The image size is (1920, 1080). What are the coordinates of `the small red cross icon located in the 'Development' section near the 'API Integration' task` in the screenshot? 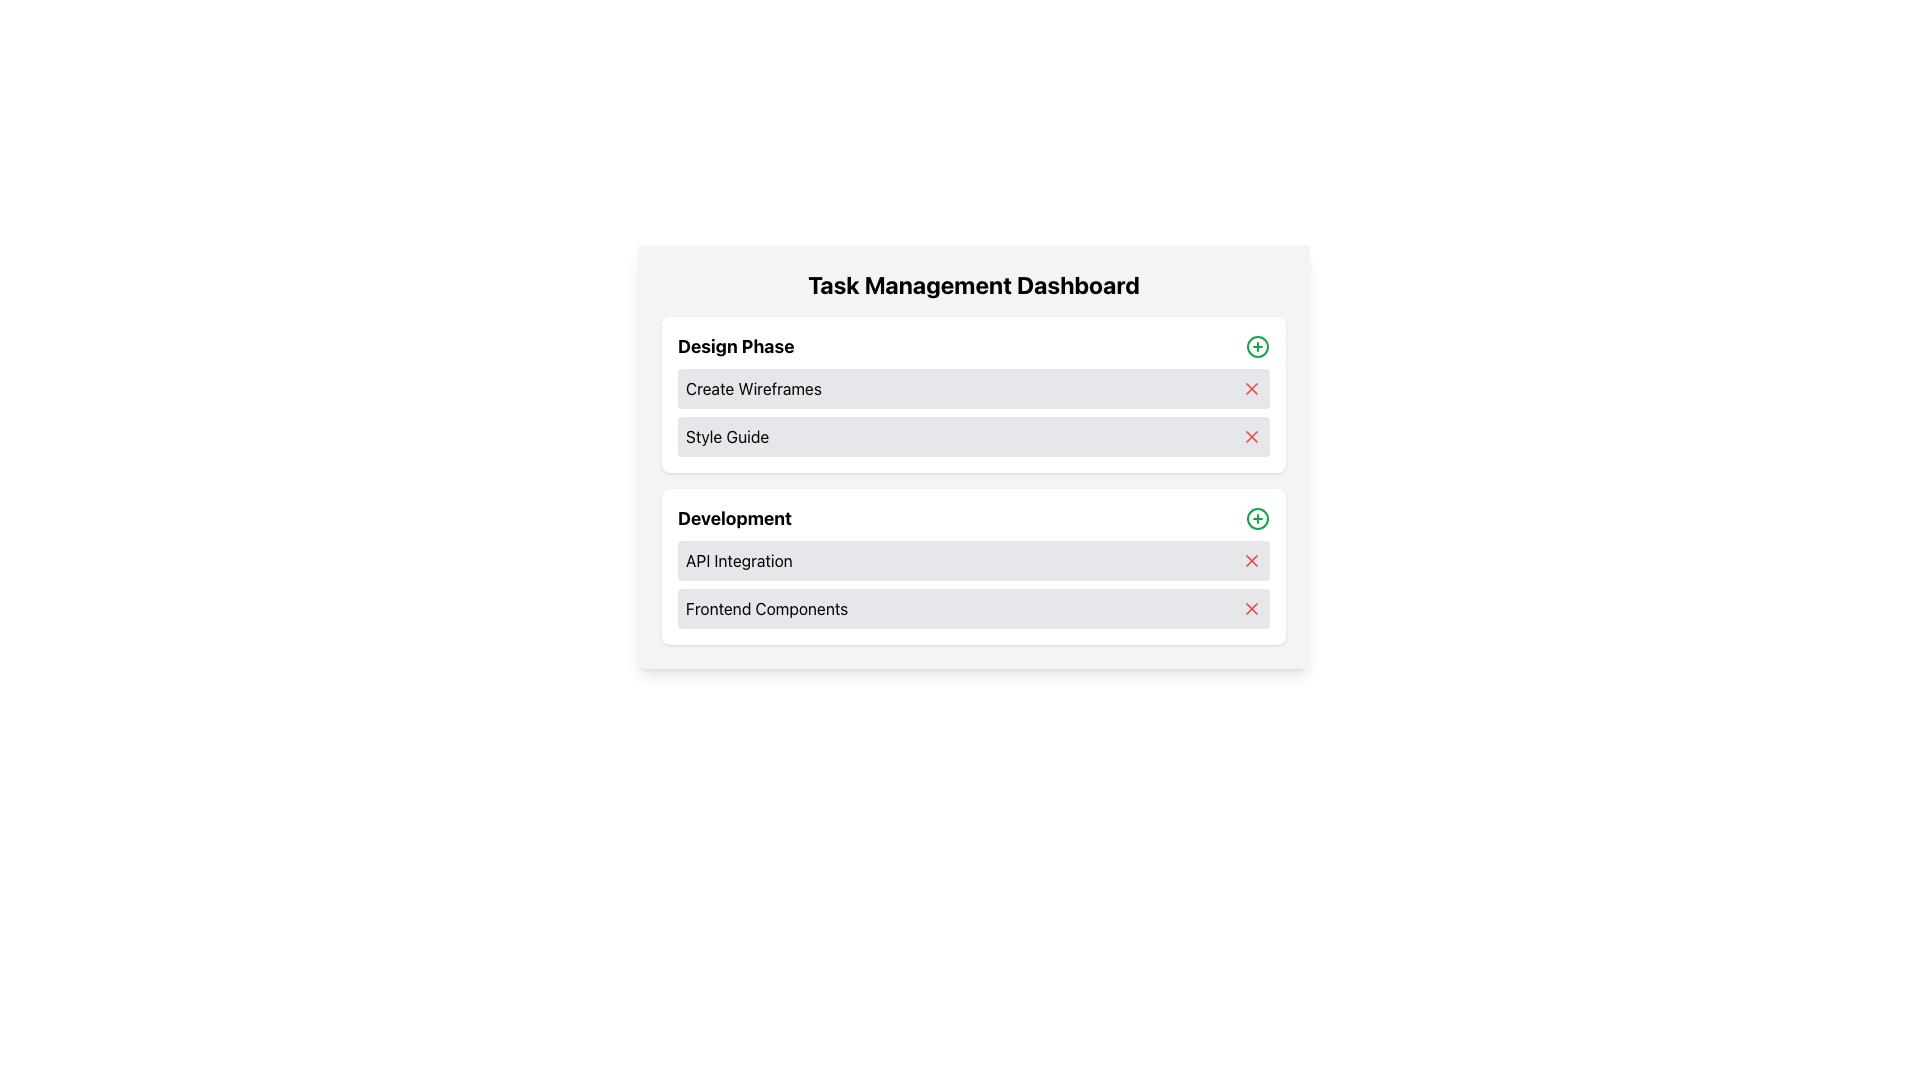 It's located at (1251, 560).